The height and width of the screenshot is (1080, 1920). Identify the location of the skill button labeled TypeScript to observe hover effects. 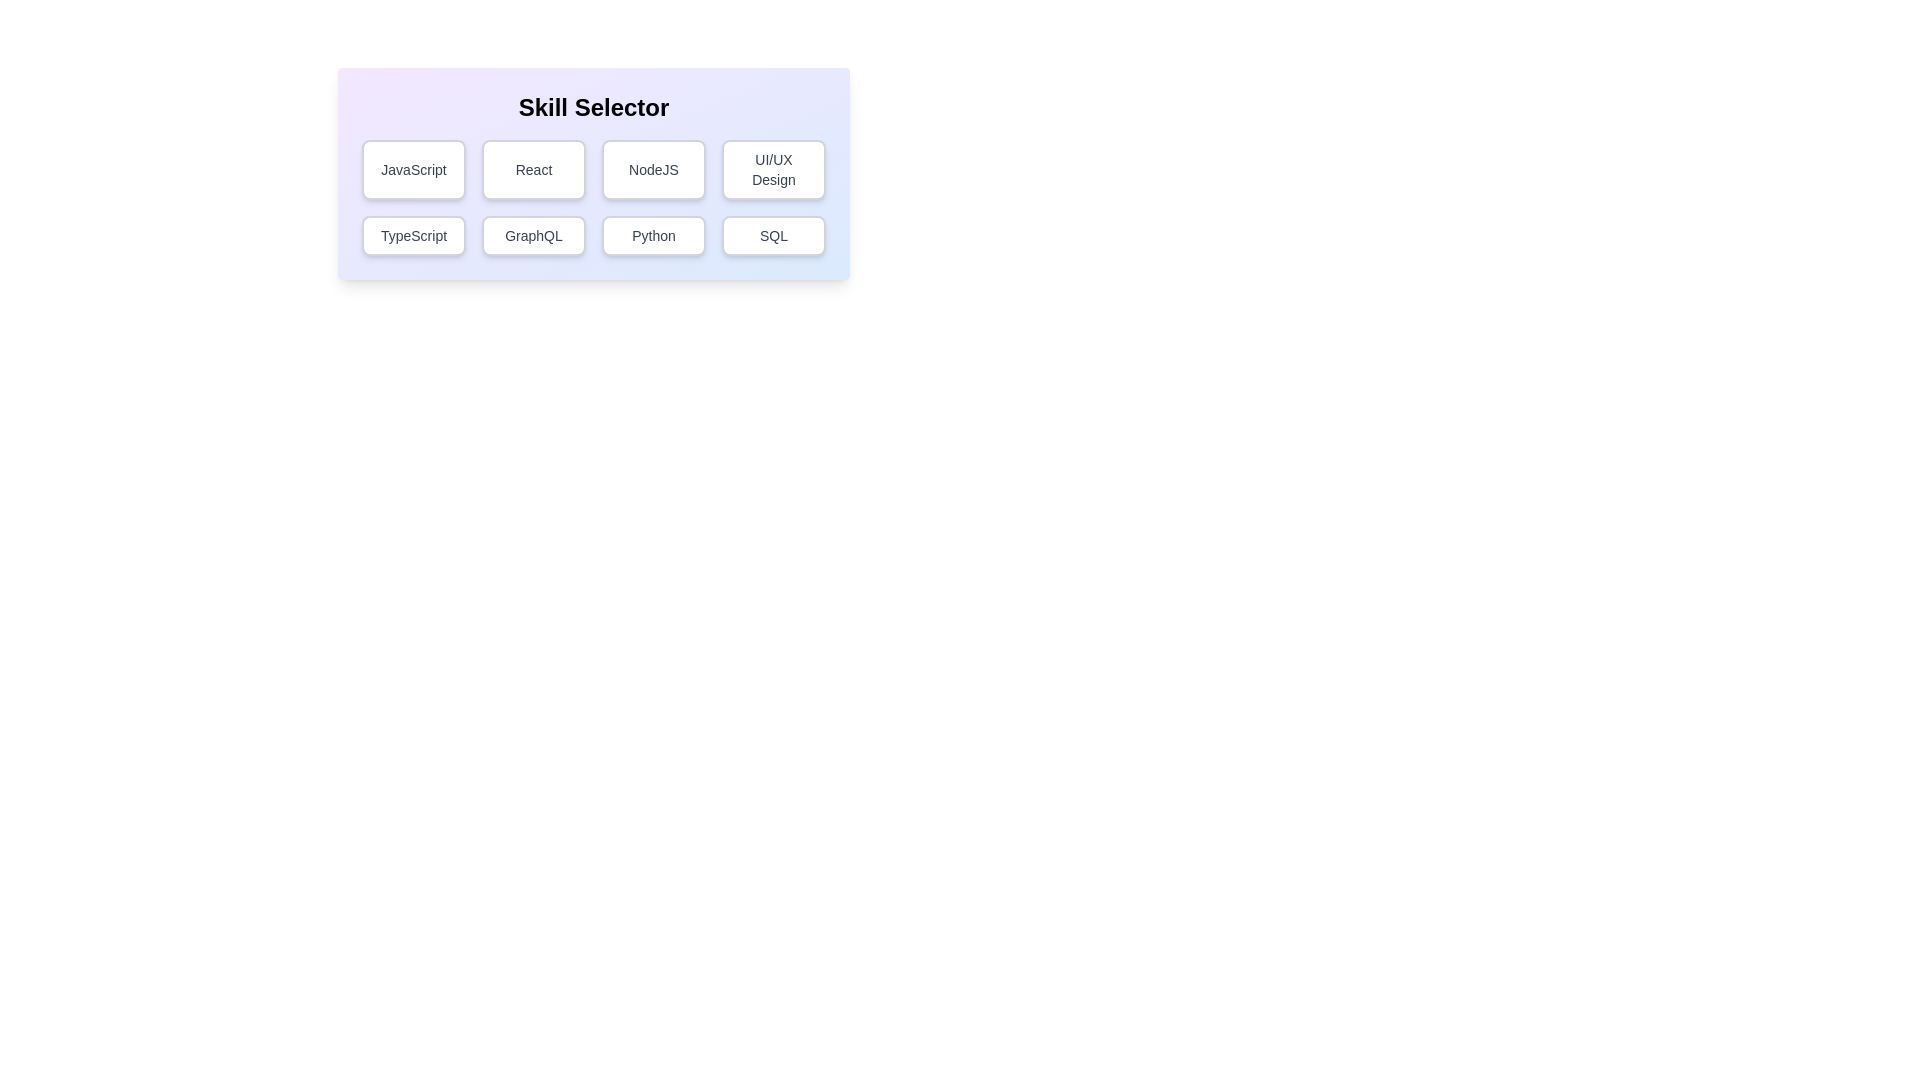
(412, 234).